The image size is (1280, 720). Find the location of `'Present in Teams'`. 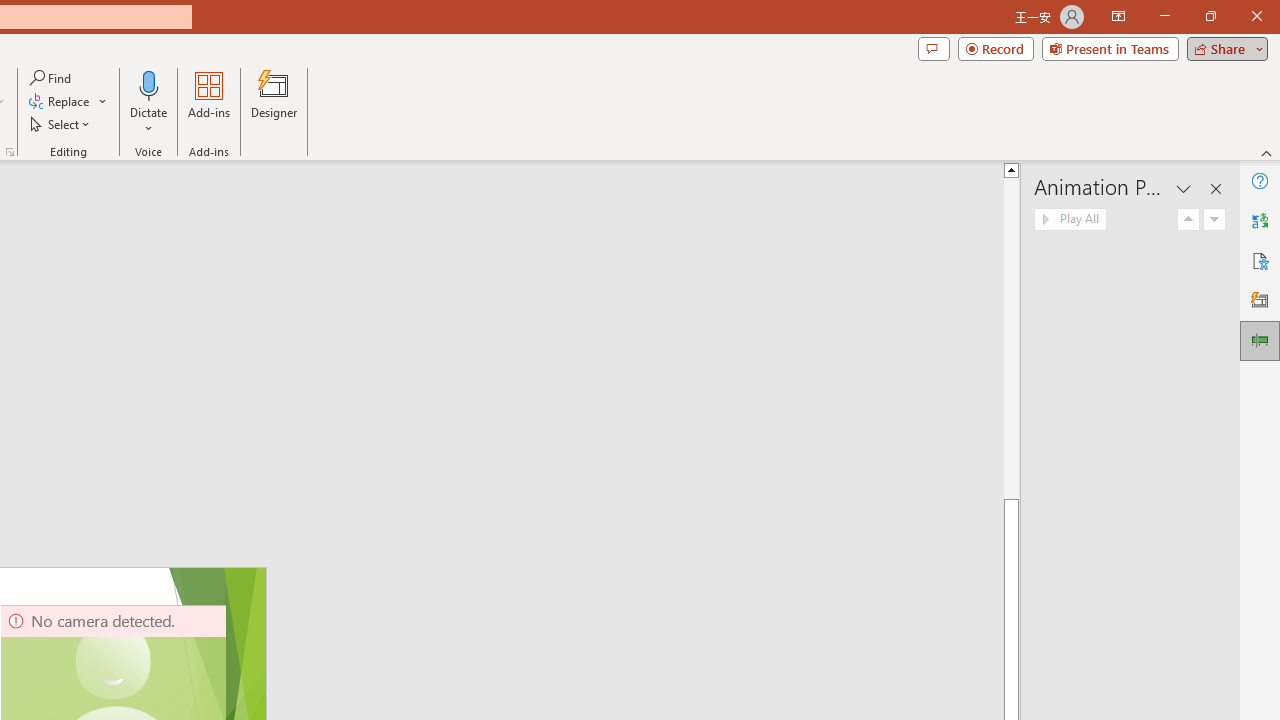

'Present in Teams' is located at coordinates (1109, 47).